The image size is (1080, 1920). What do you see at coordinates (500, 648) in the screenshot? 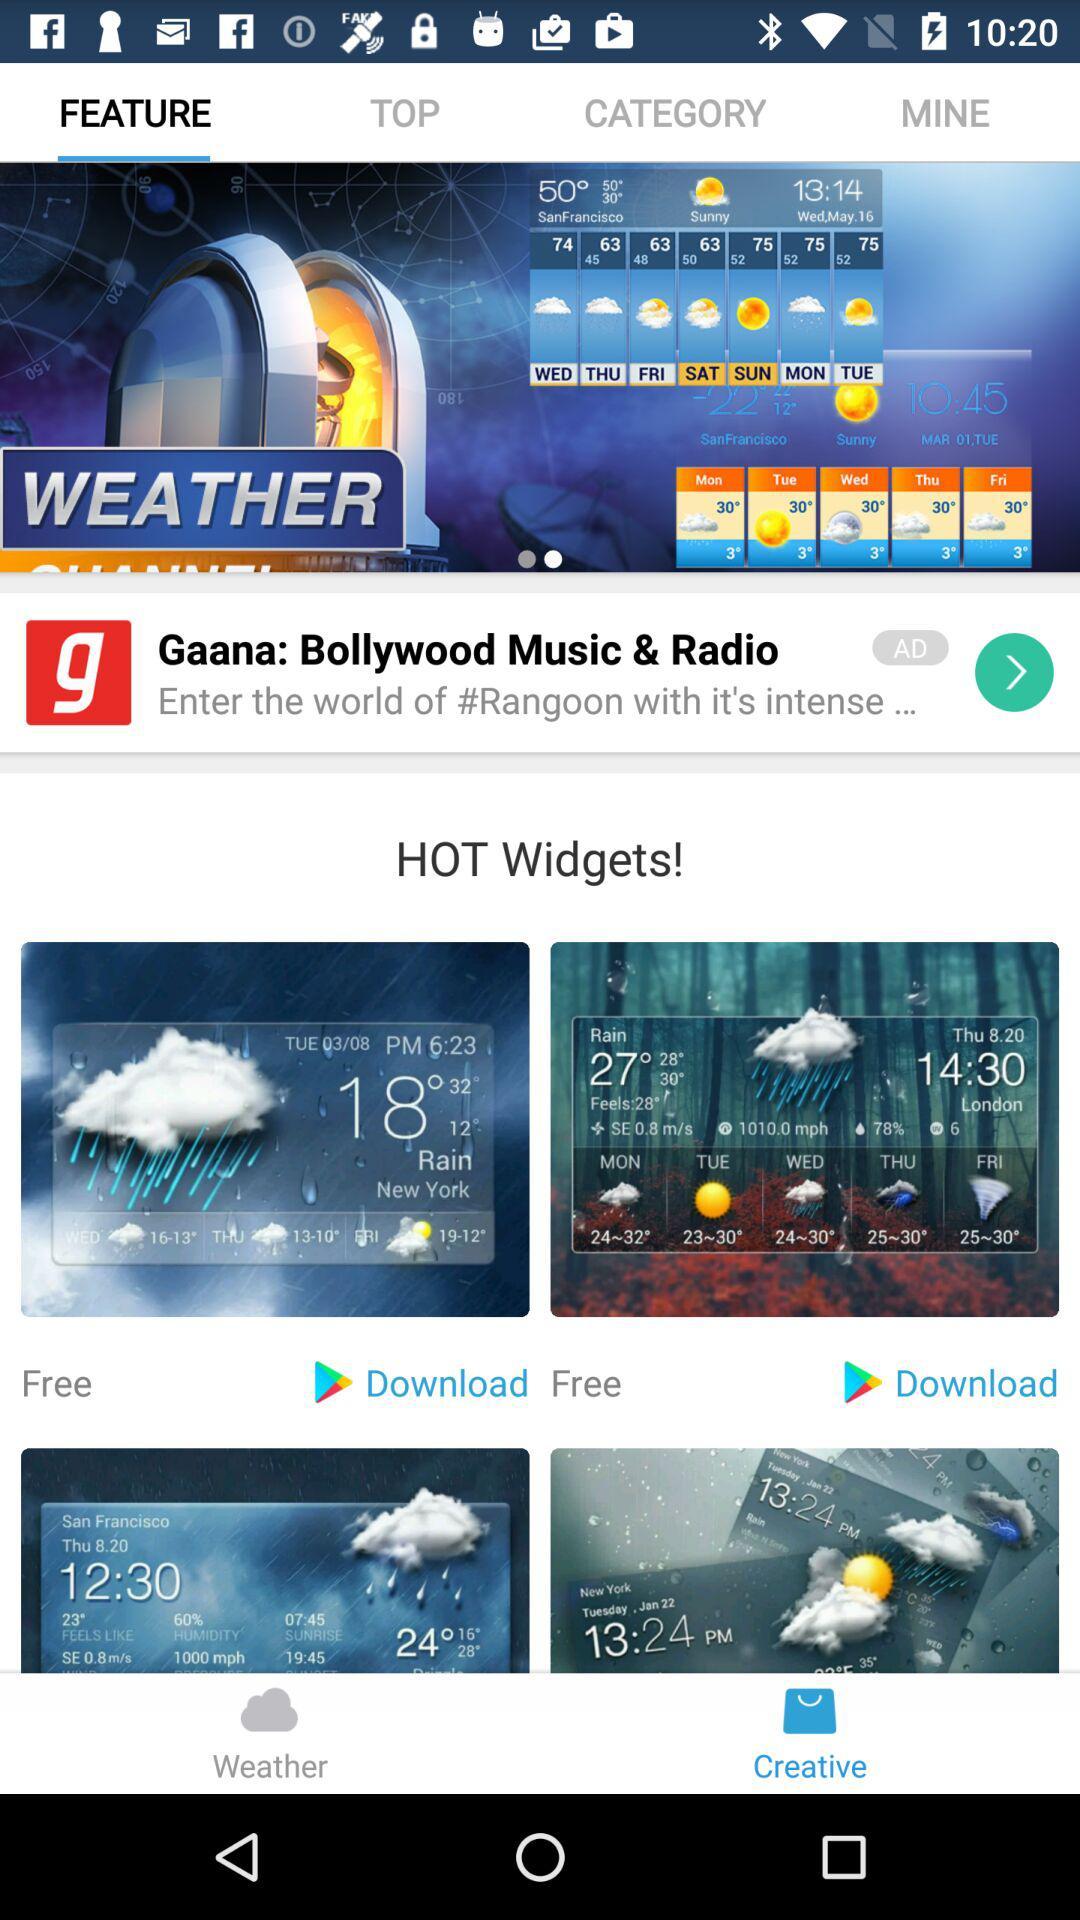
I see `app to the left of the ad` at bounding box center [500, 648].